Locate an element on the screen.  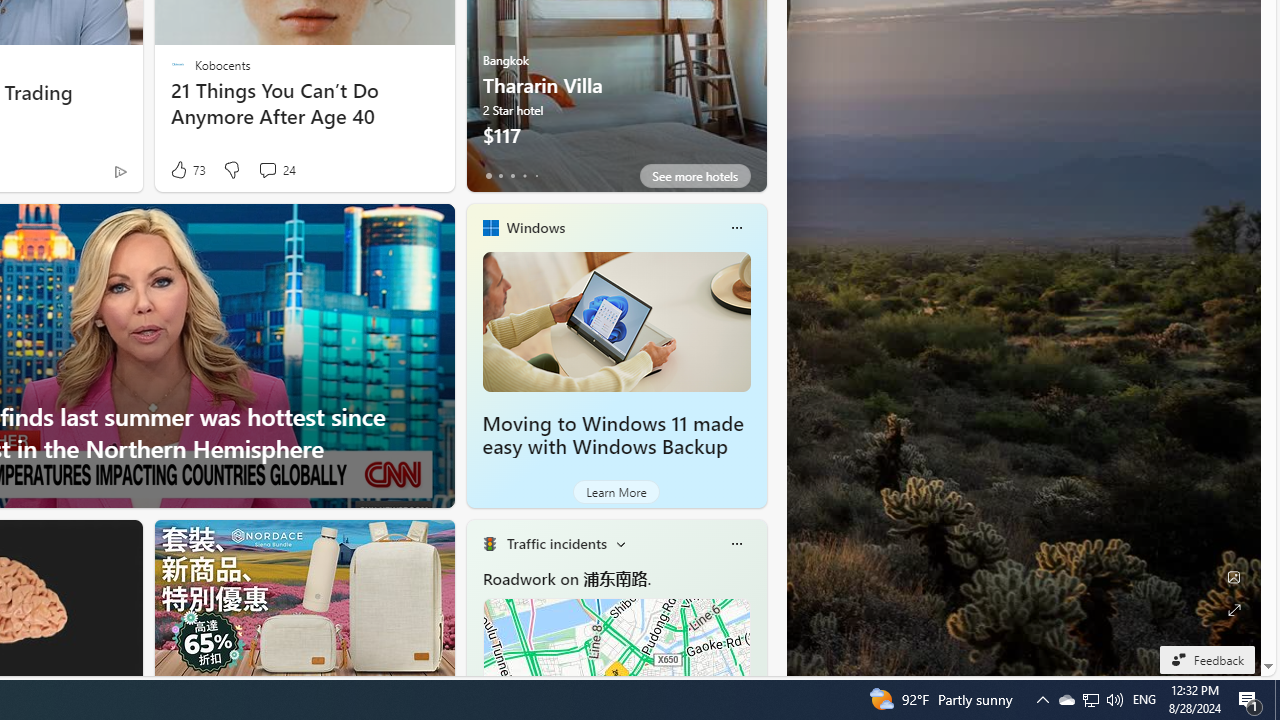
'Class: icon-img' is located at coordinates (735, 543).